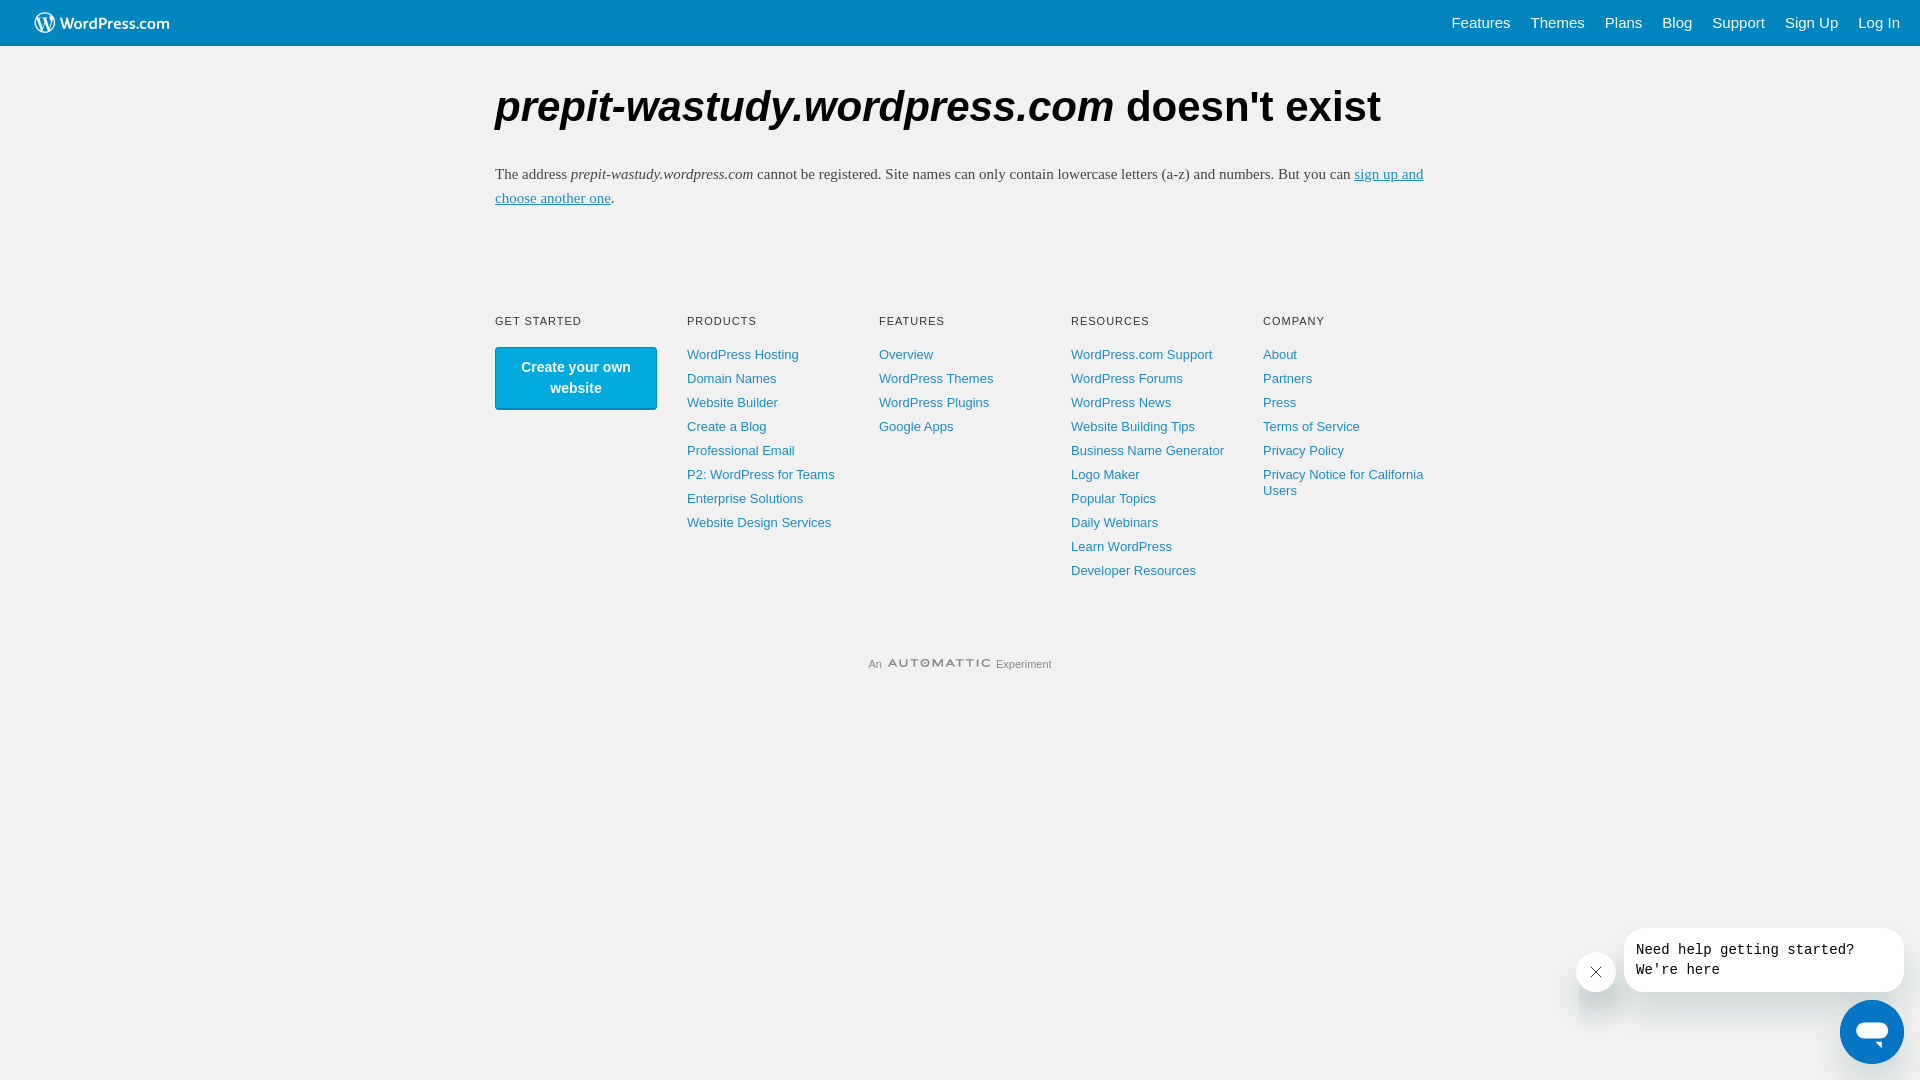  I want to click on 'Overview', so click(878, 353).